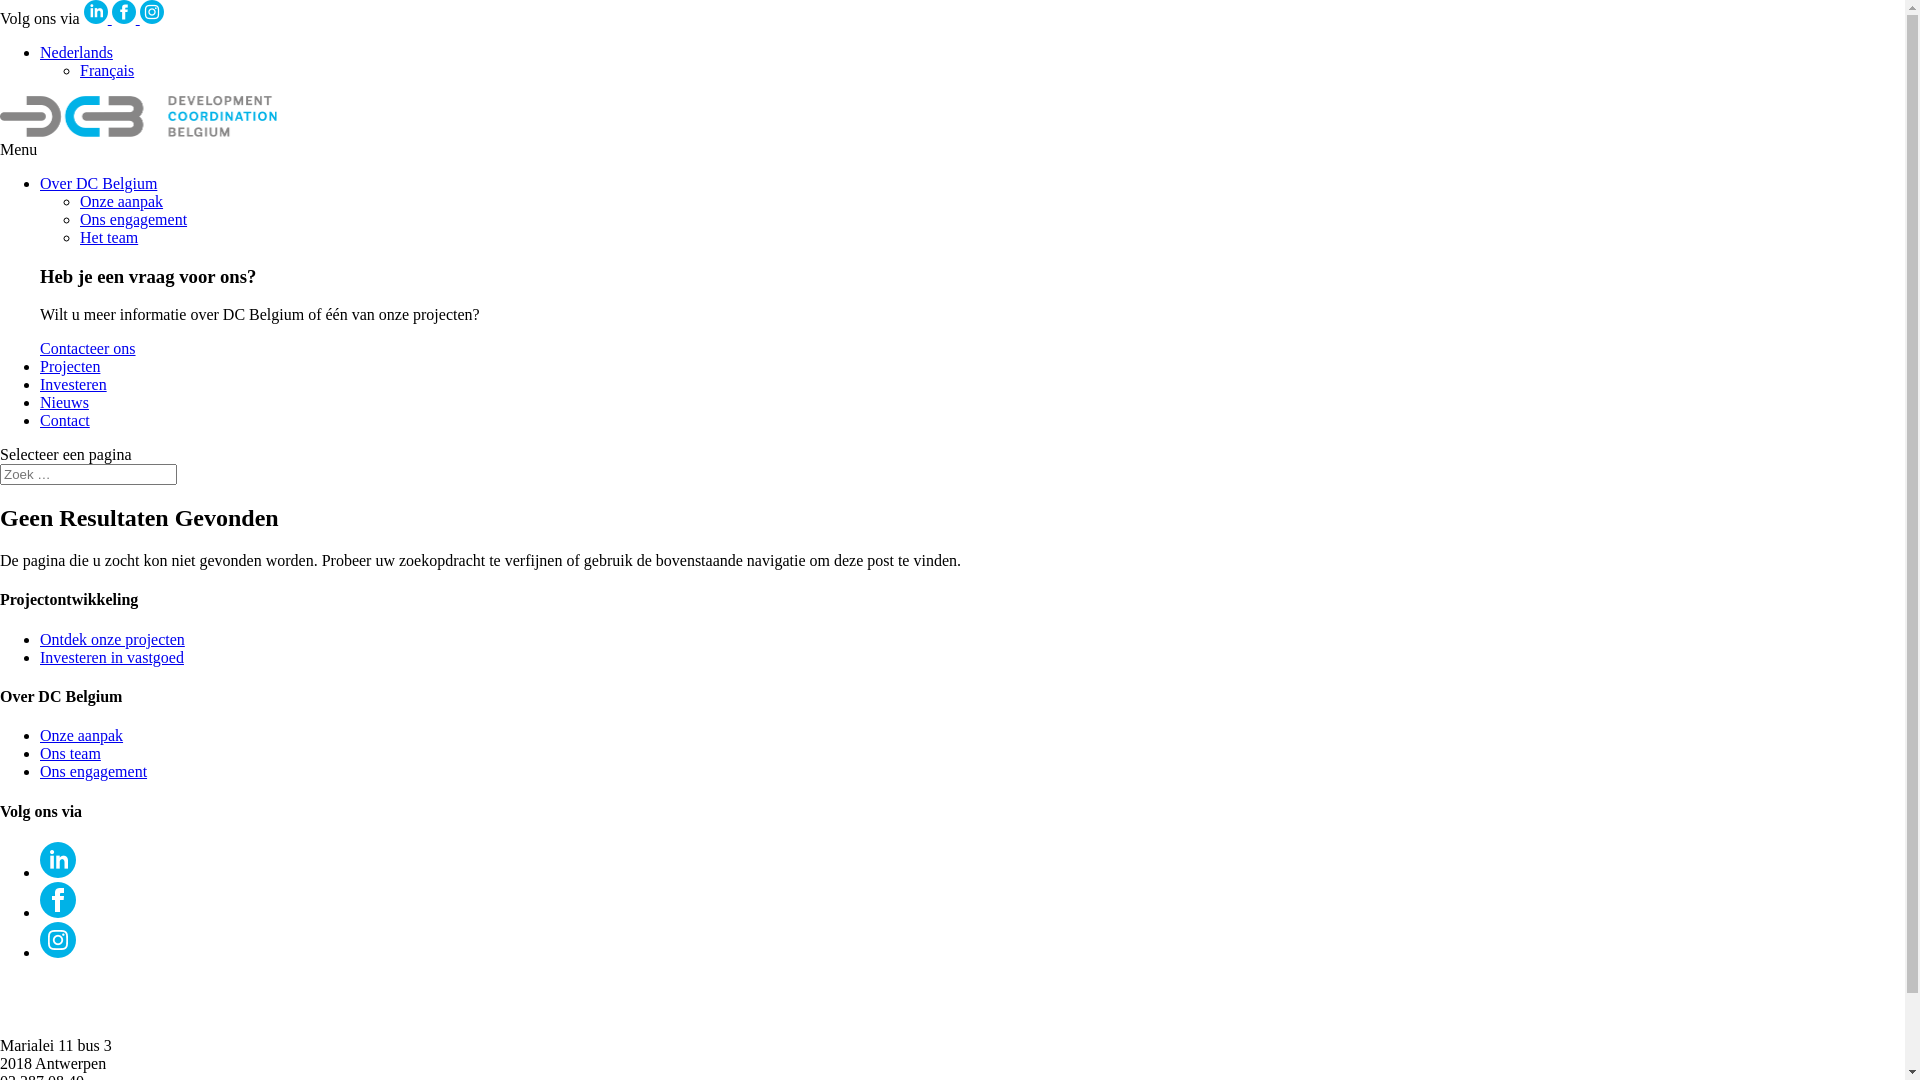 This screenshot has height=1080, width=1920. I want to click on 'Investeren', so click(39, 384).